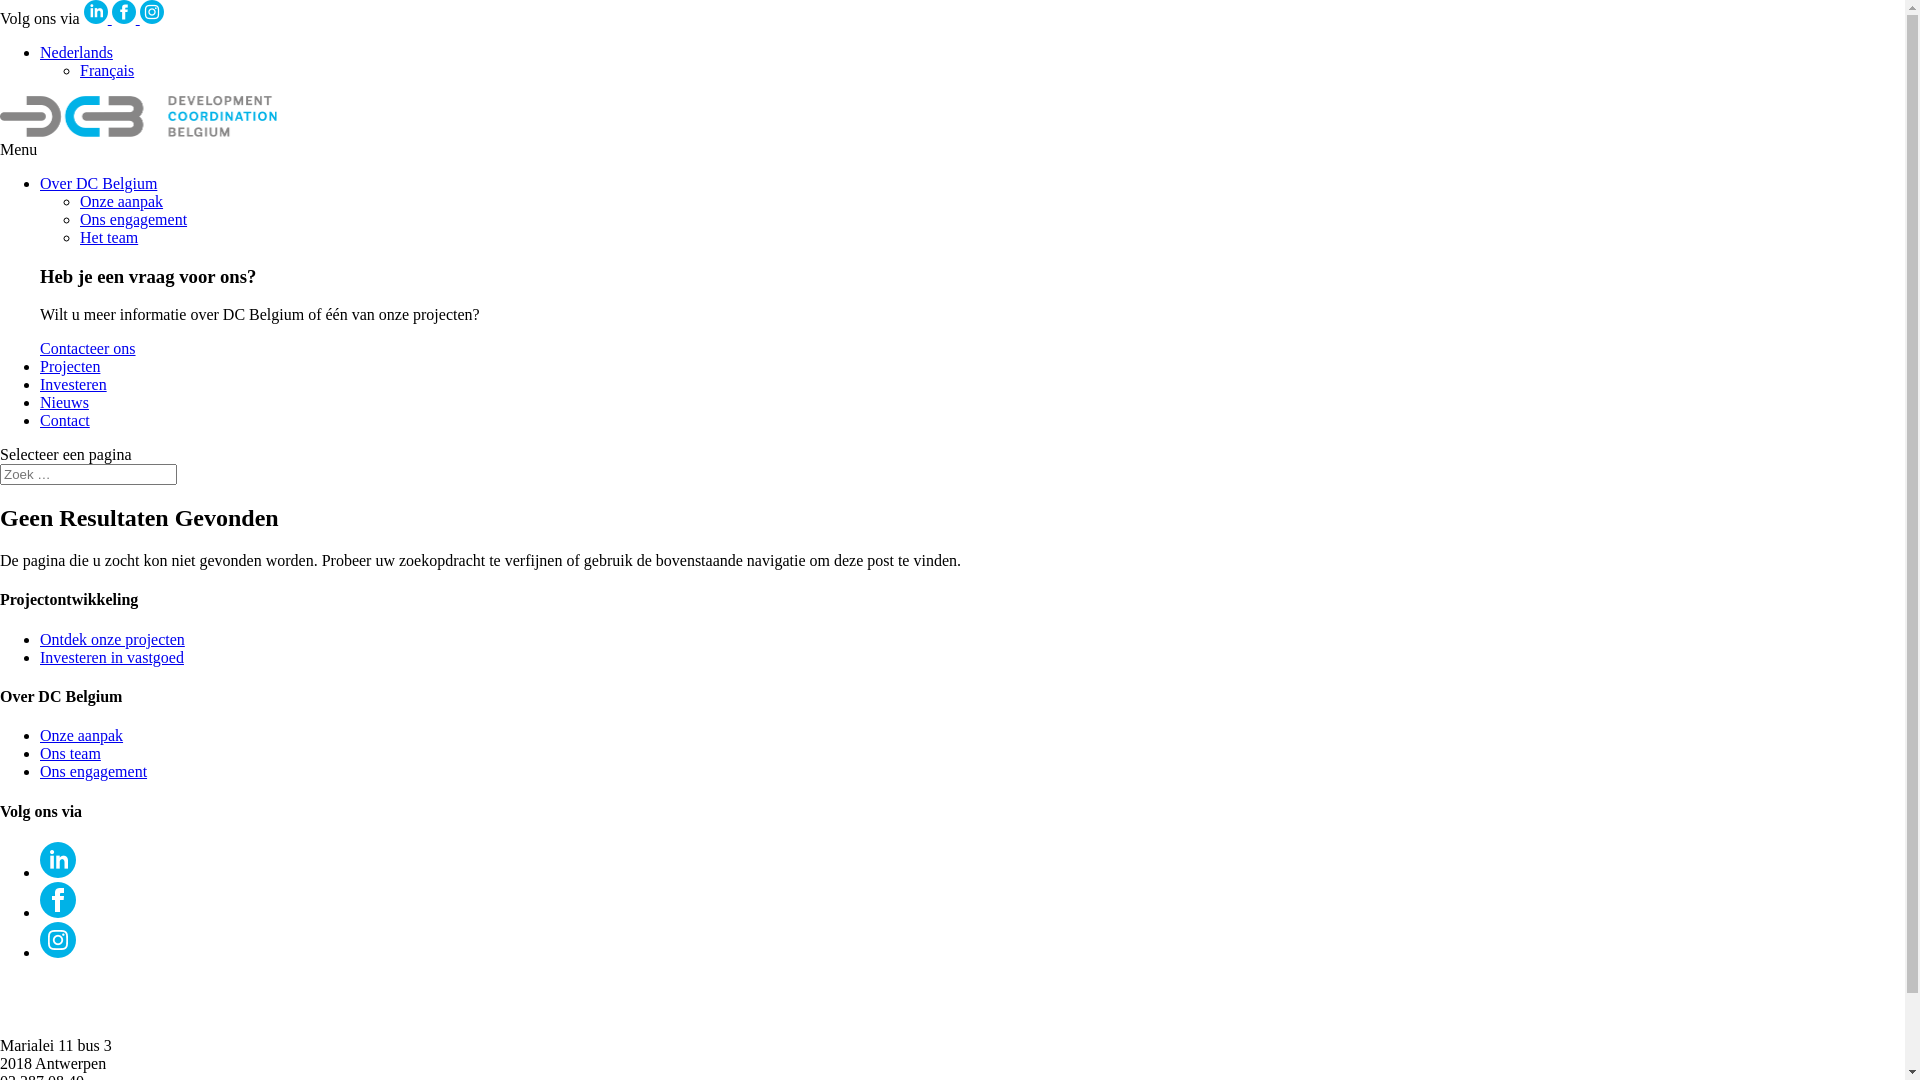 This screenshot has height=1080, width=1920. I want to click on 'Investeren', so click(39, 384).